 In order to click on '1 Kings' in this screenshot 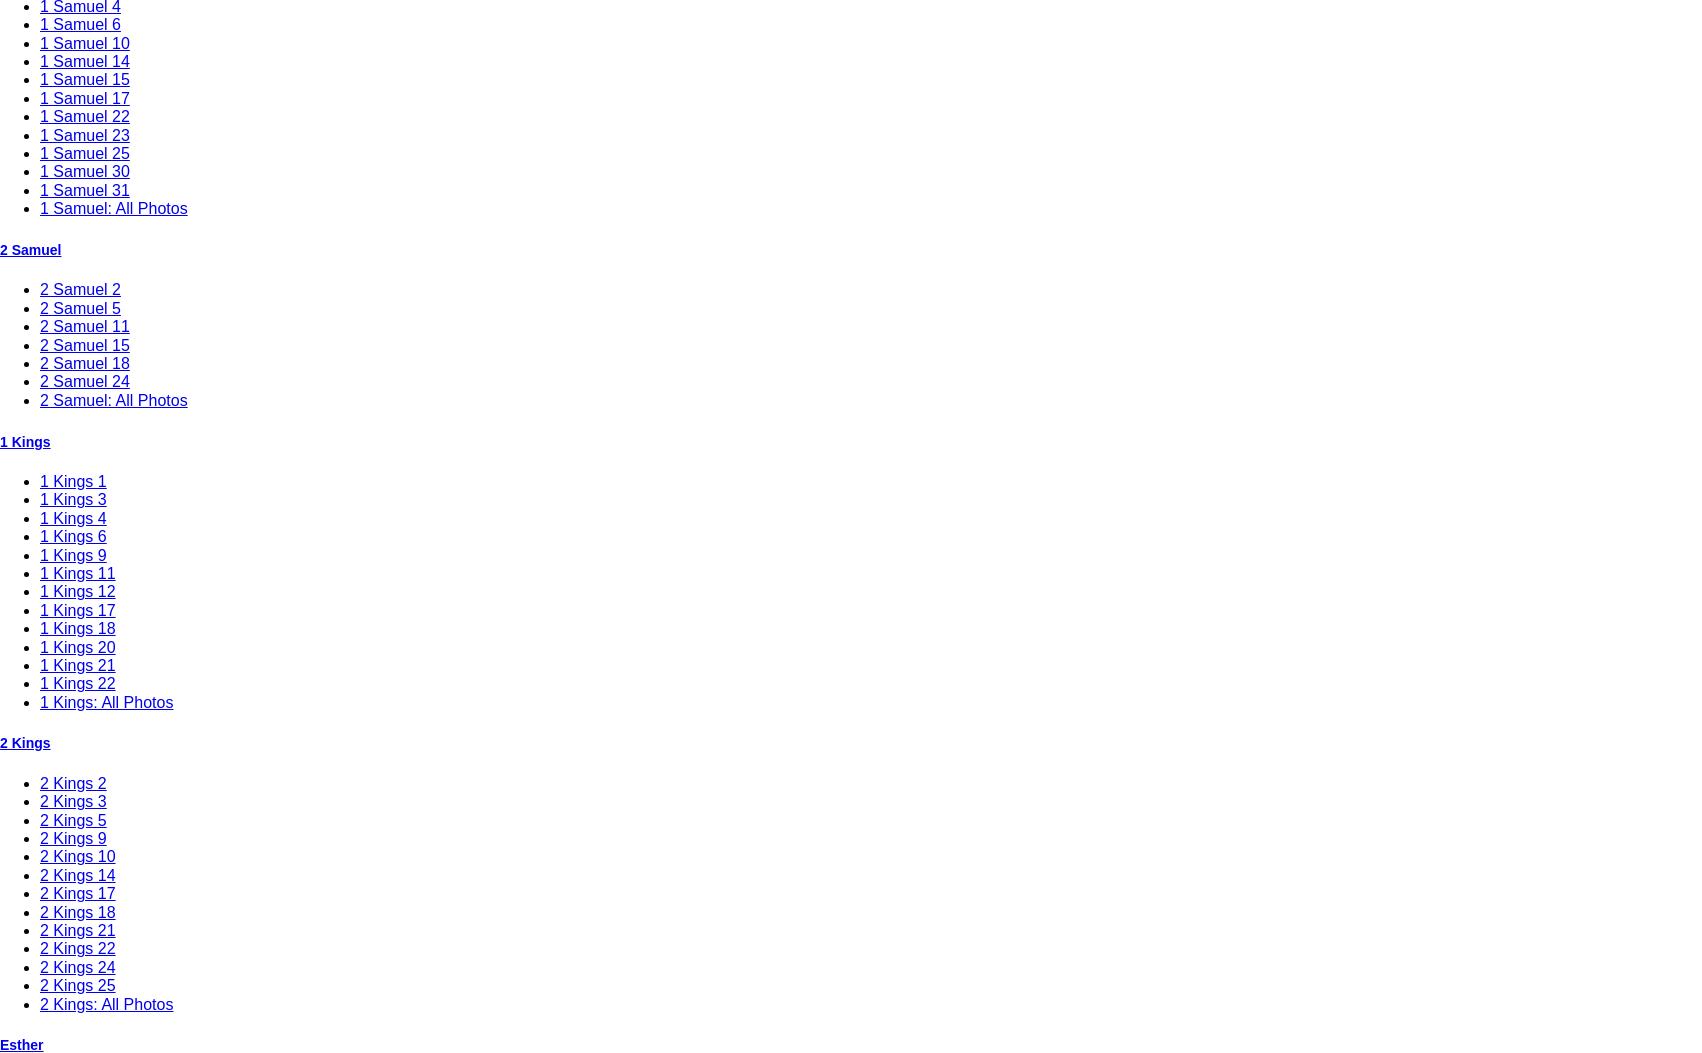, I will do `click(25, 439)`.